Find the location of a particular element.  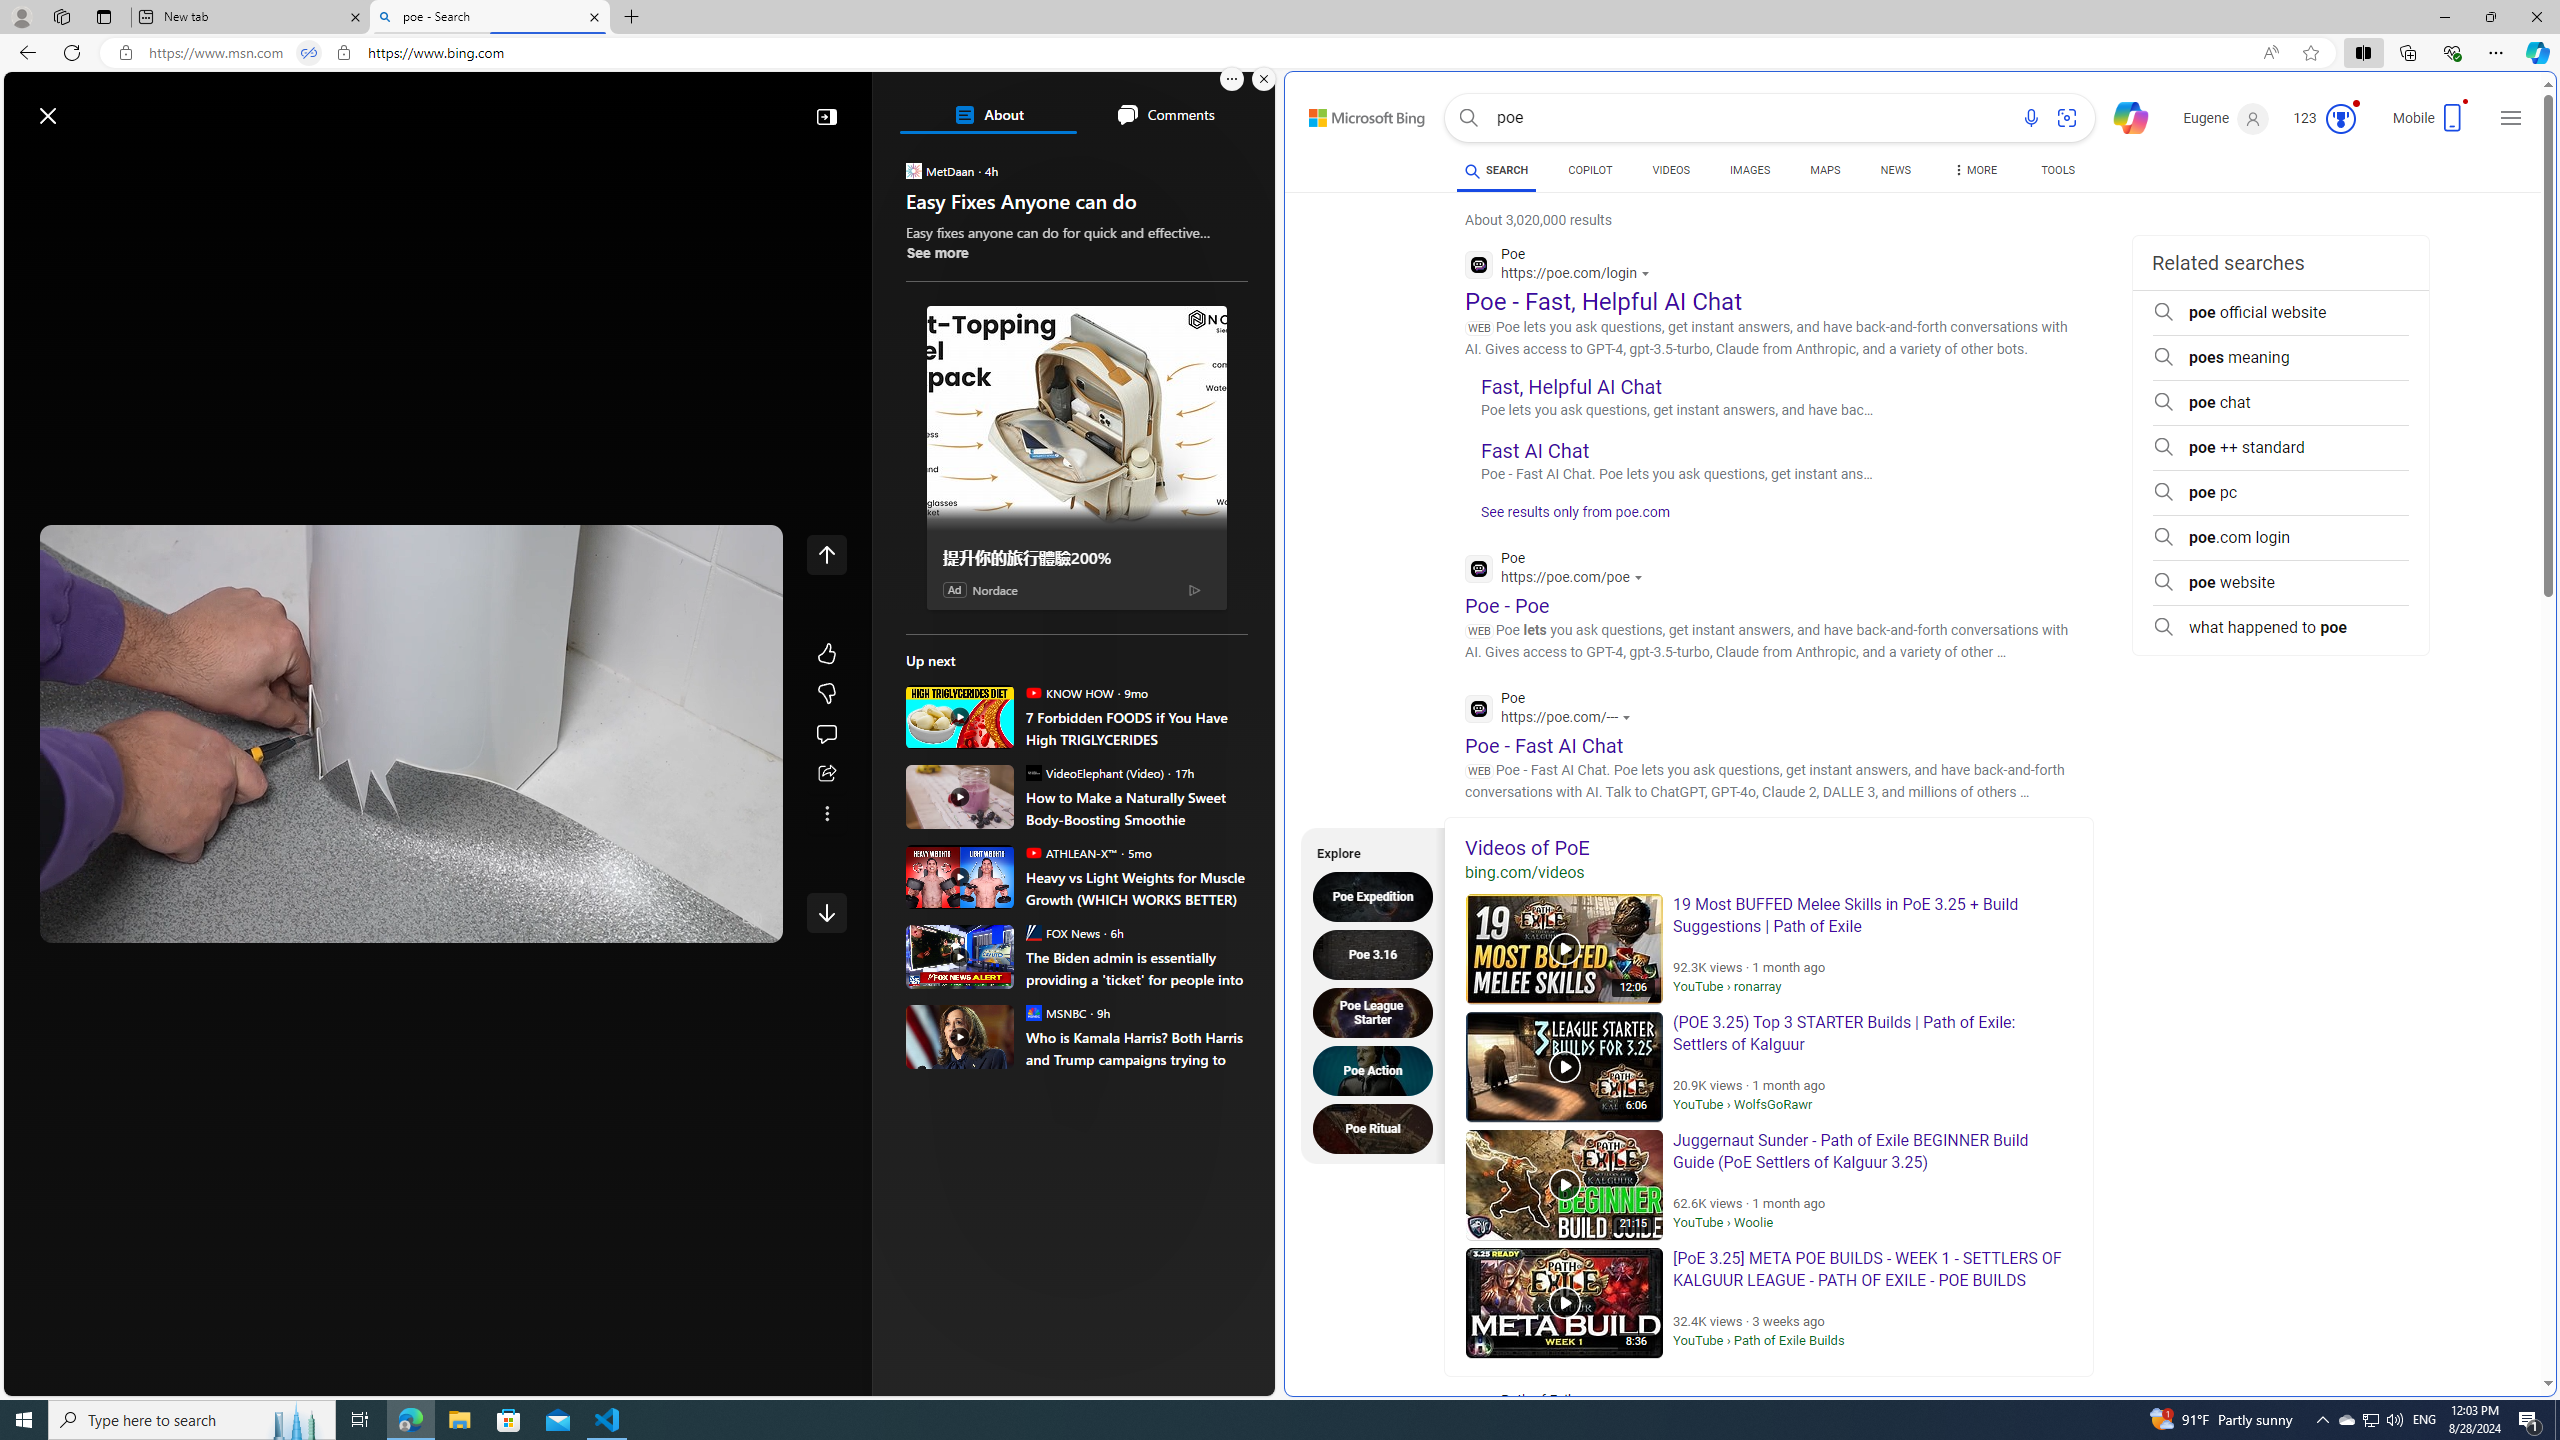

'KNOW HOW' is located at coordinates (1031, 692).